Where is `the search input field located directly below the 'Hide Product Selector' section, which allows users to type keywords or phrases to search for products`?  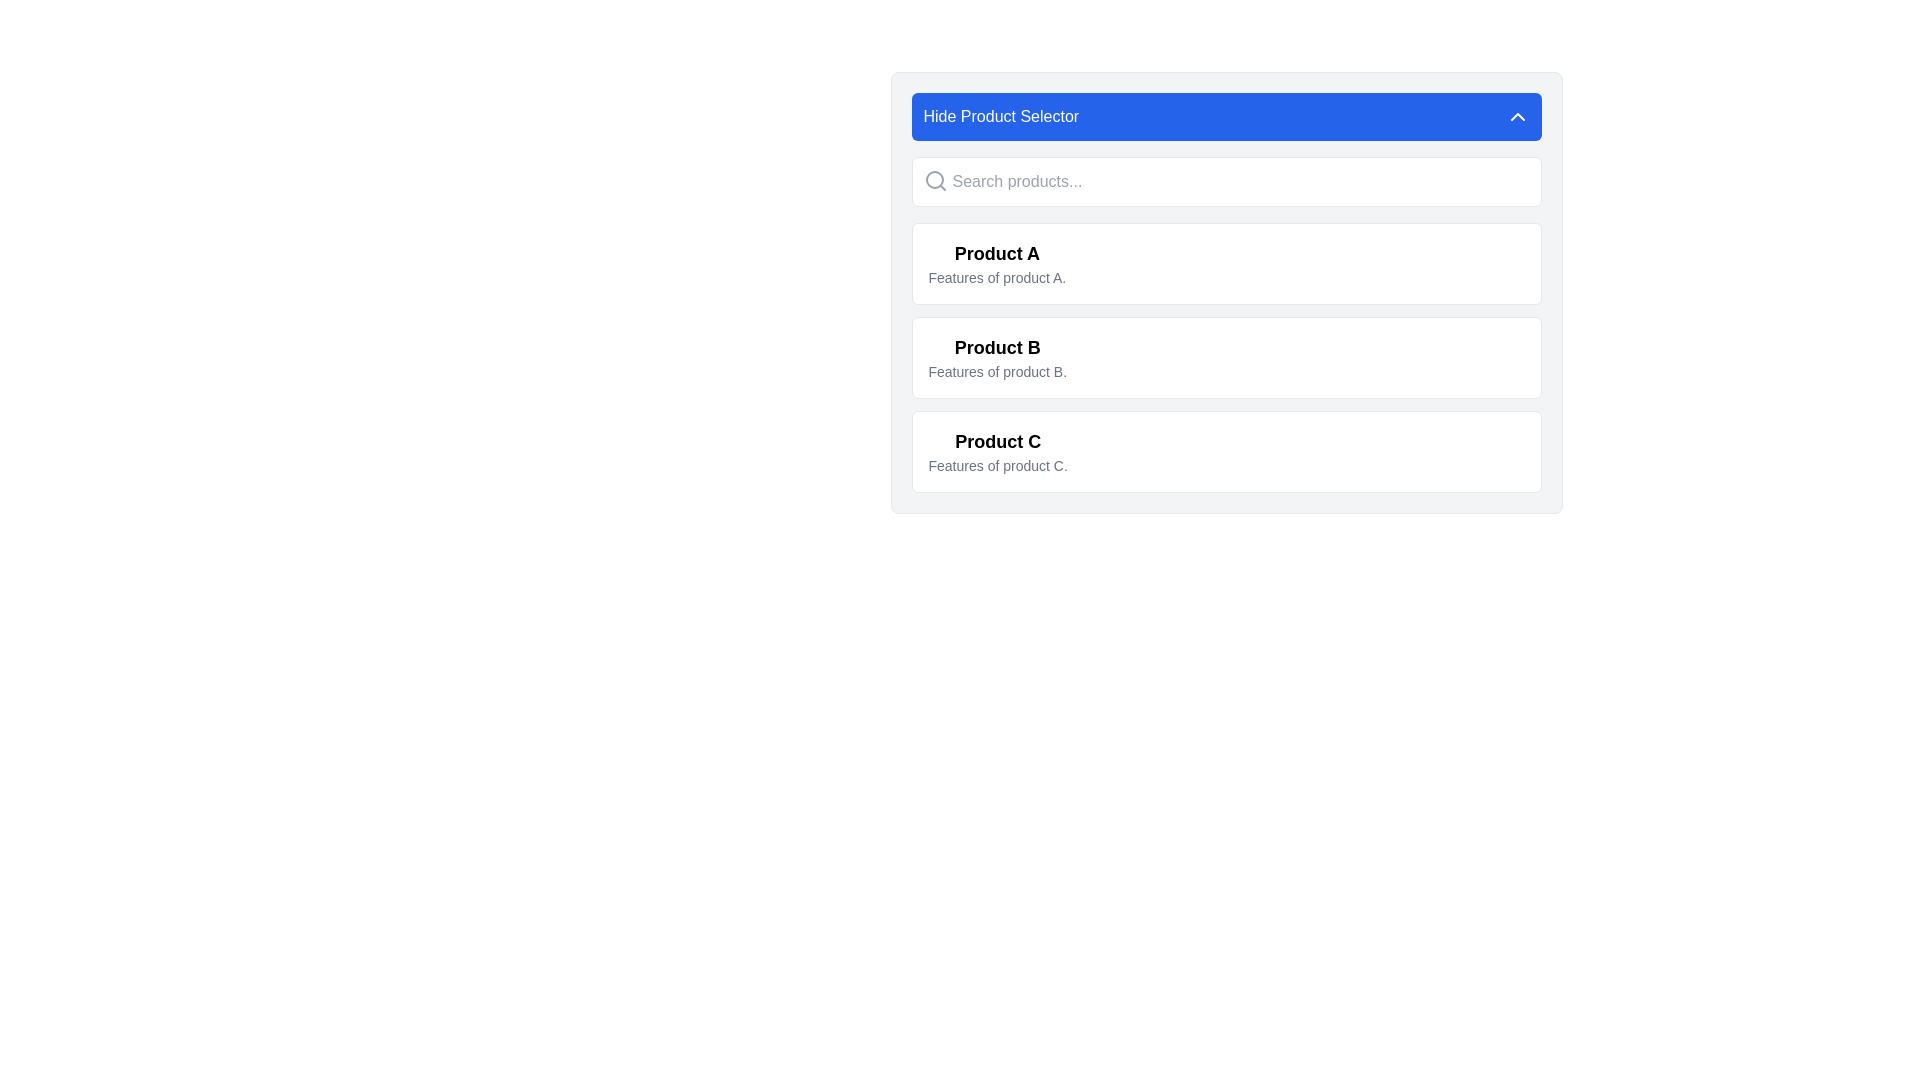
the search input field located directly below the 'Hide Product Selector' section, which allows users to type keywords or phrases to search for products is located at coordinates (1225, 181).